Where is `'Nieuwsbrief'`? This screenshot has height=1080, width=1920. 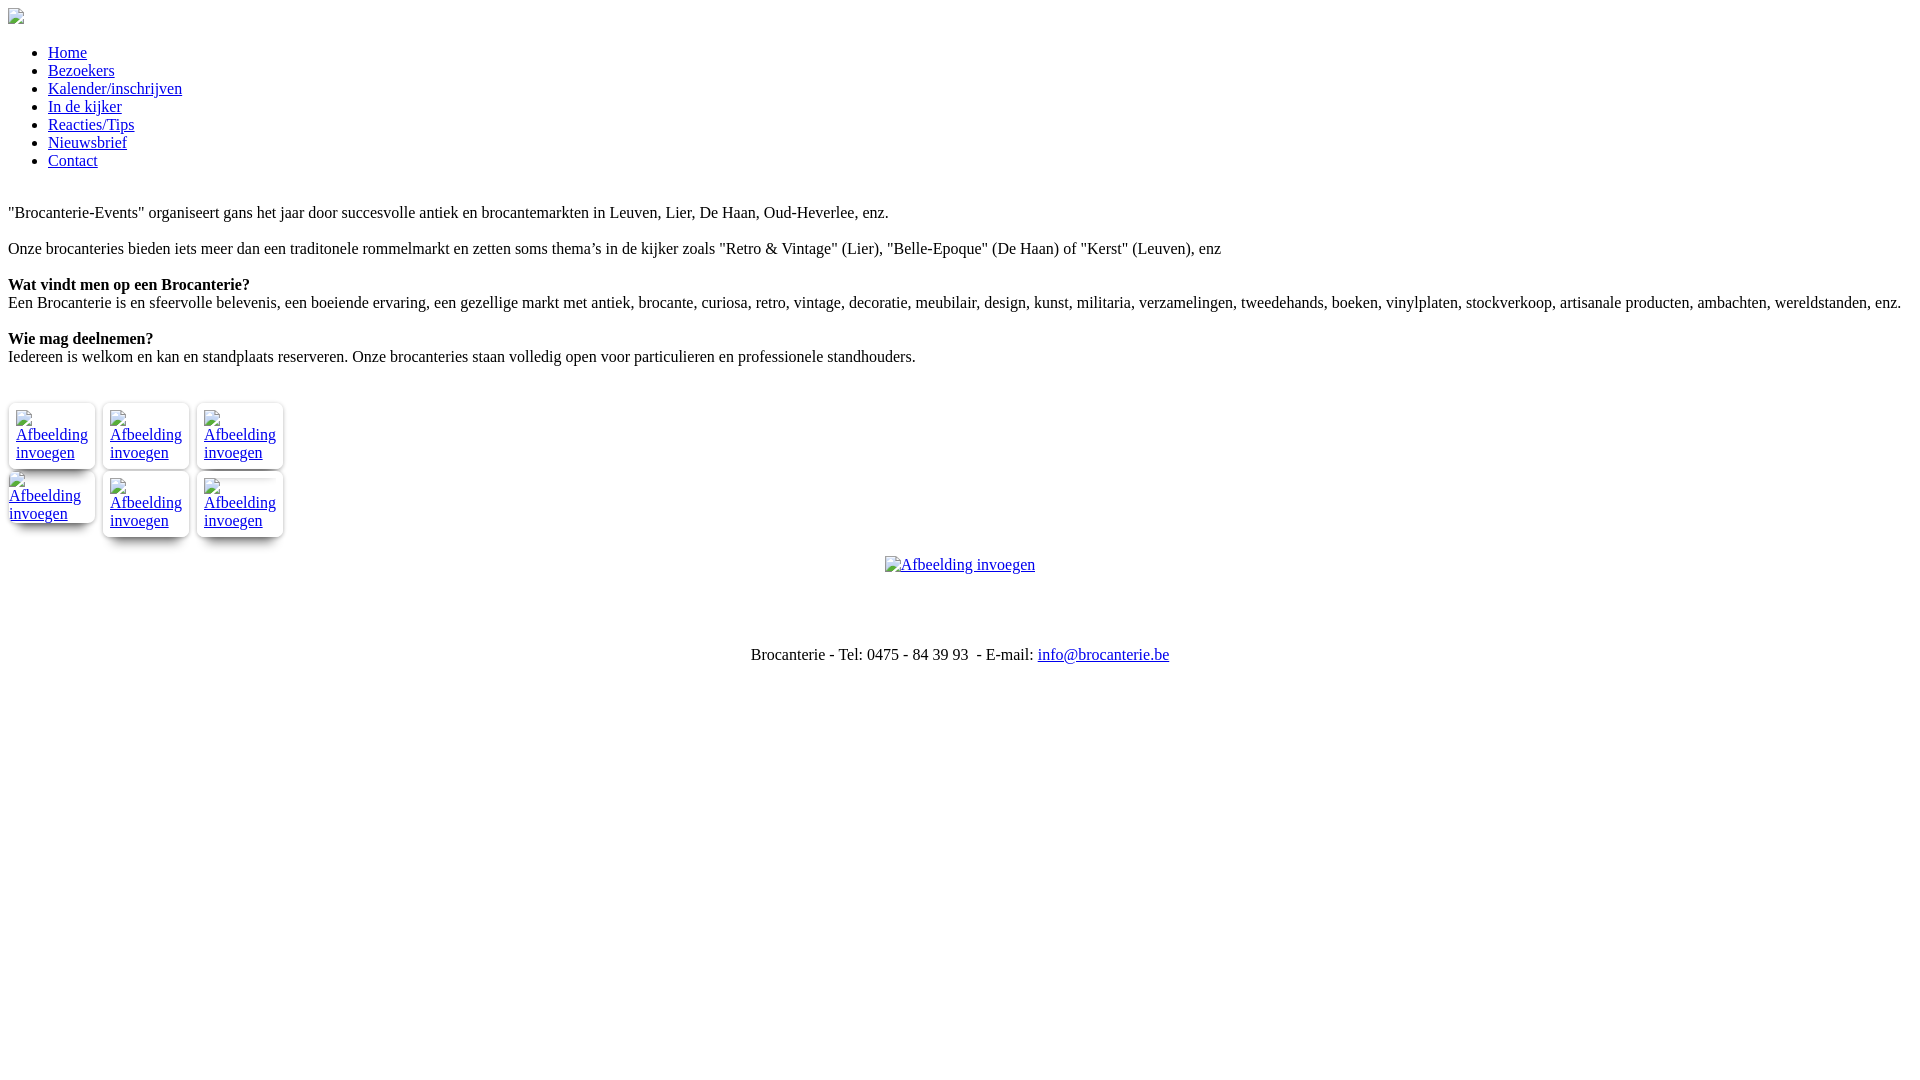 'Nieuwsbrief' is located at coordinates (86, 141).